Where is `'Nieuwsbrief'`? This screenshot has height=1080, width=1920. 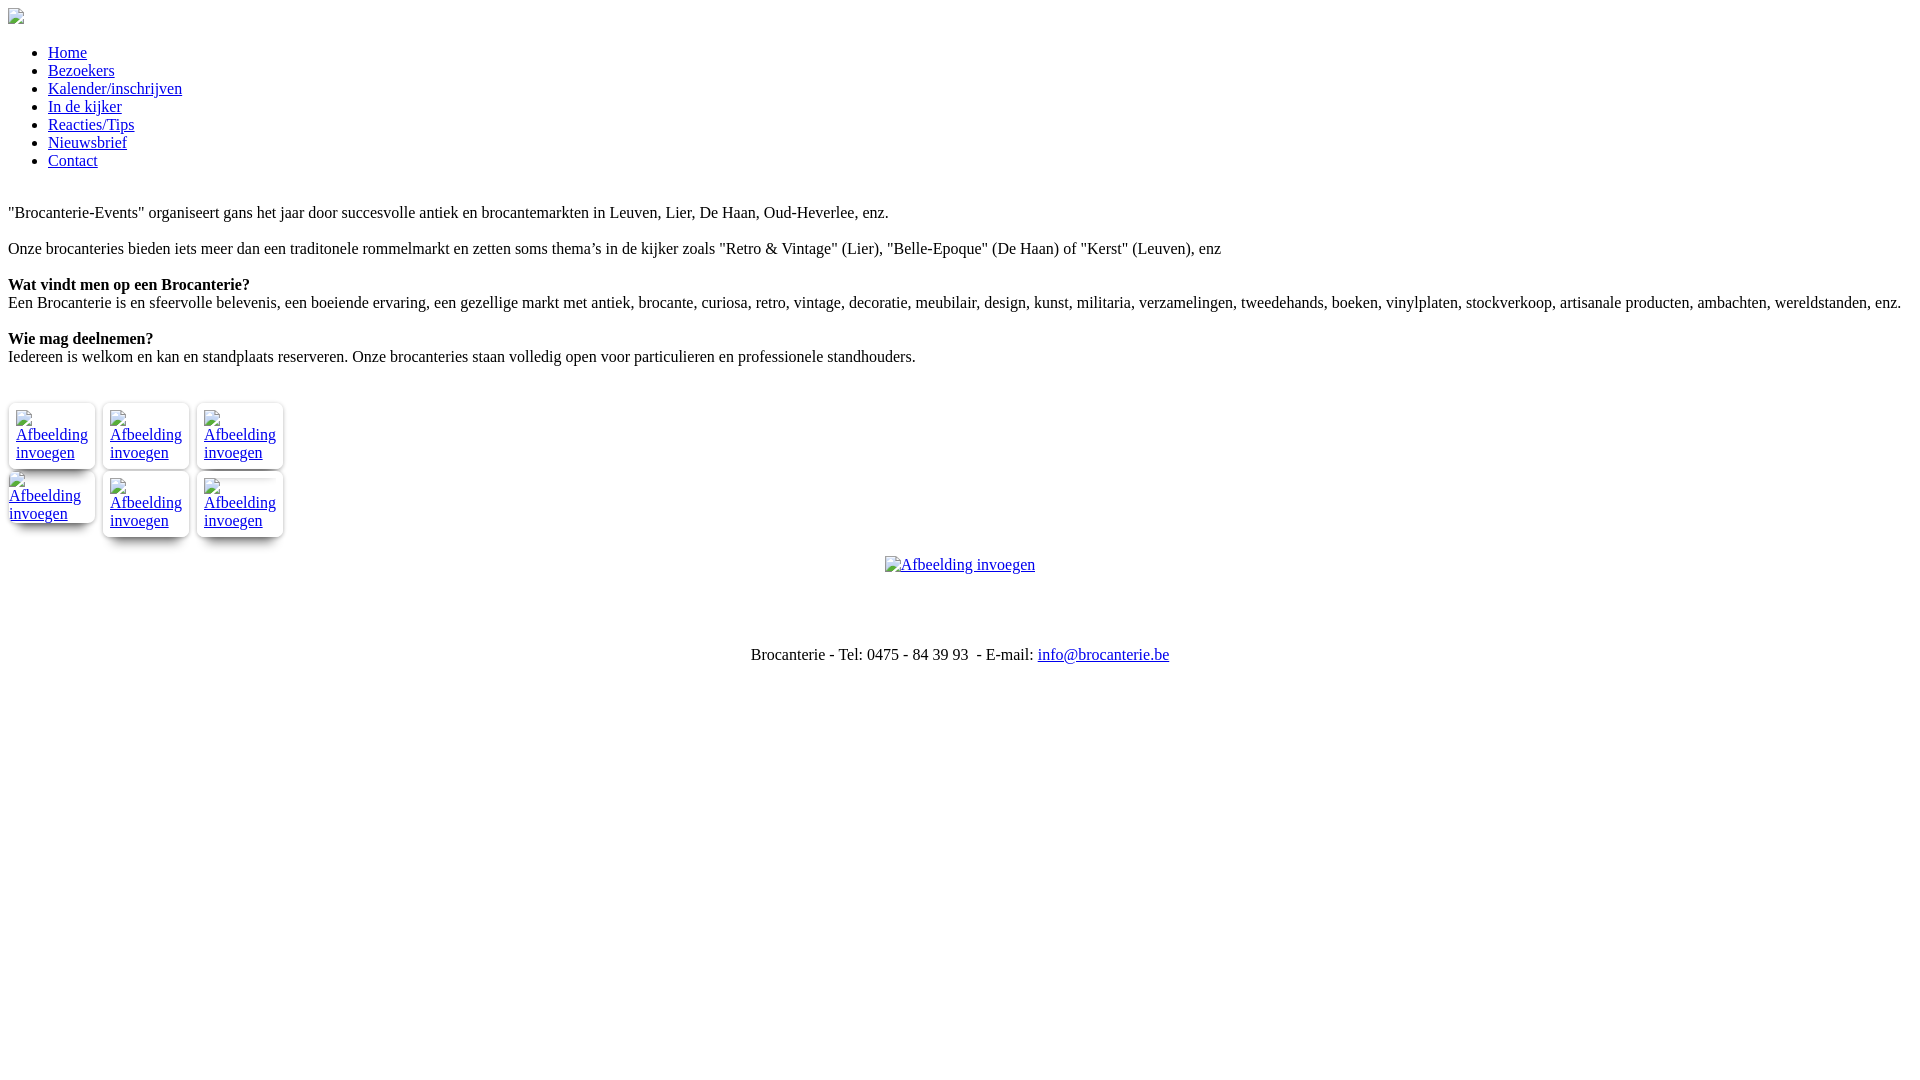 'Nieuwsbrief' is located at coordinates (86, 141).